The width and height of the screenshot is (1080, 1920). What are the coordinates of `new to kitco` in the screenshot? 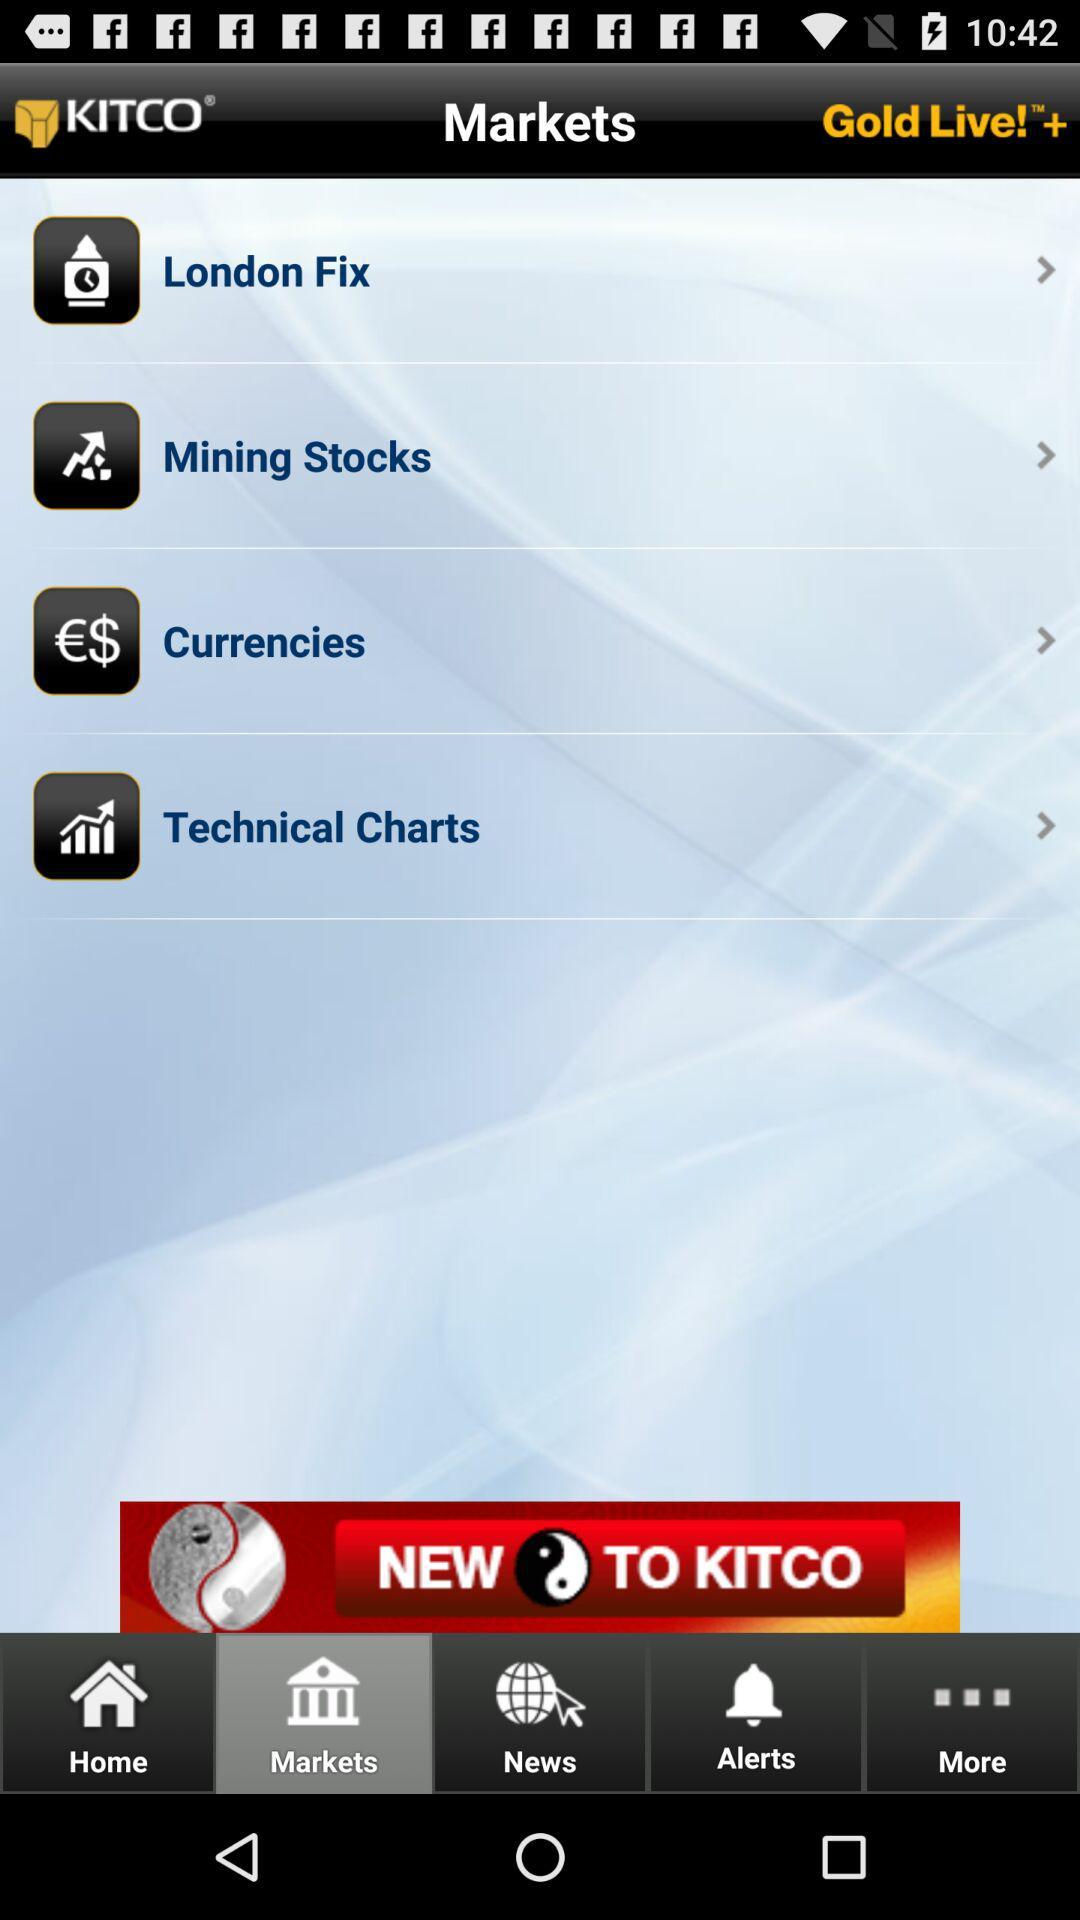 It's located at (540, 1566).